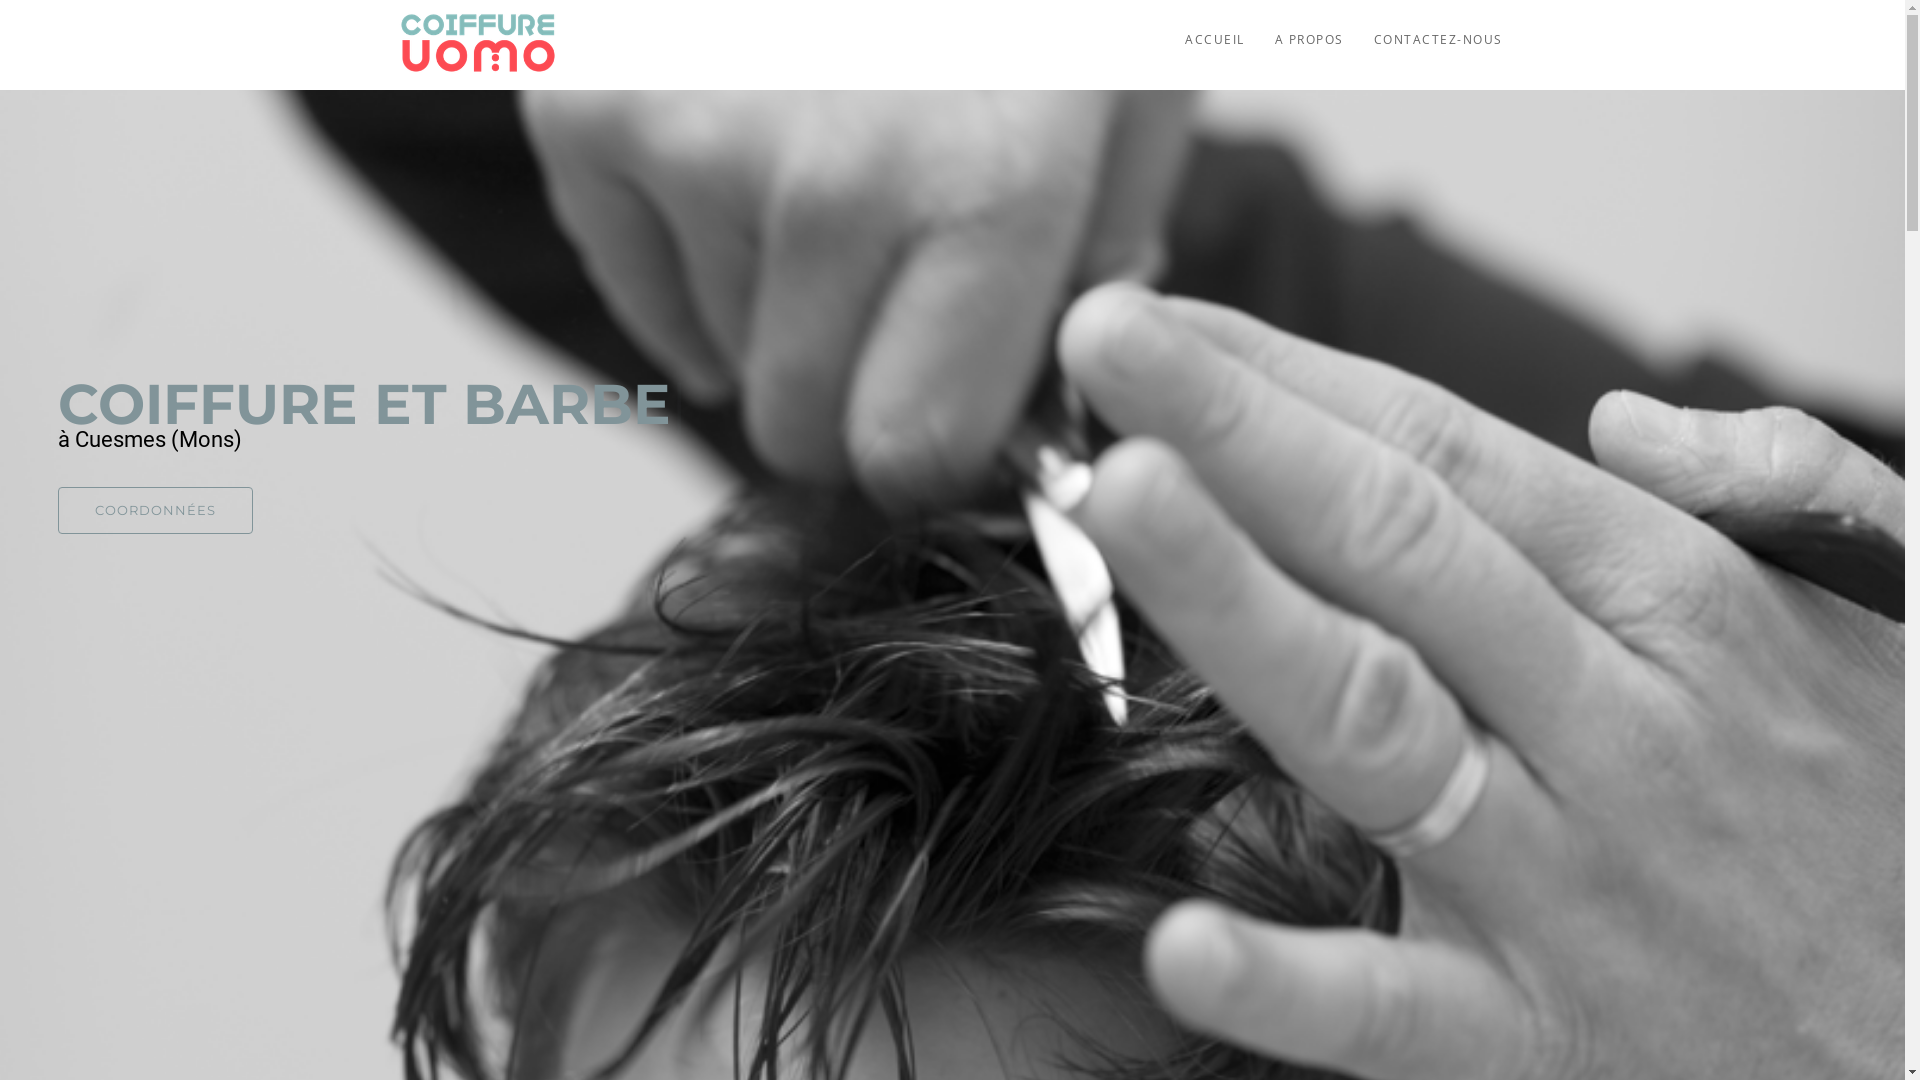  Describe the element at coordinates (1436, 39) in the screenshot. I see `'CONTACTEZ-NOUS'` at that location.